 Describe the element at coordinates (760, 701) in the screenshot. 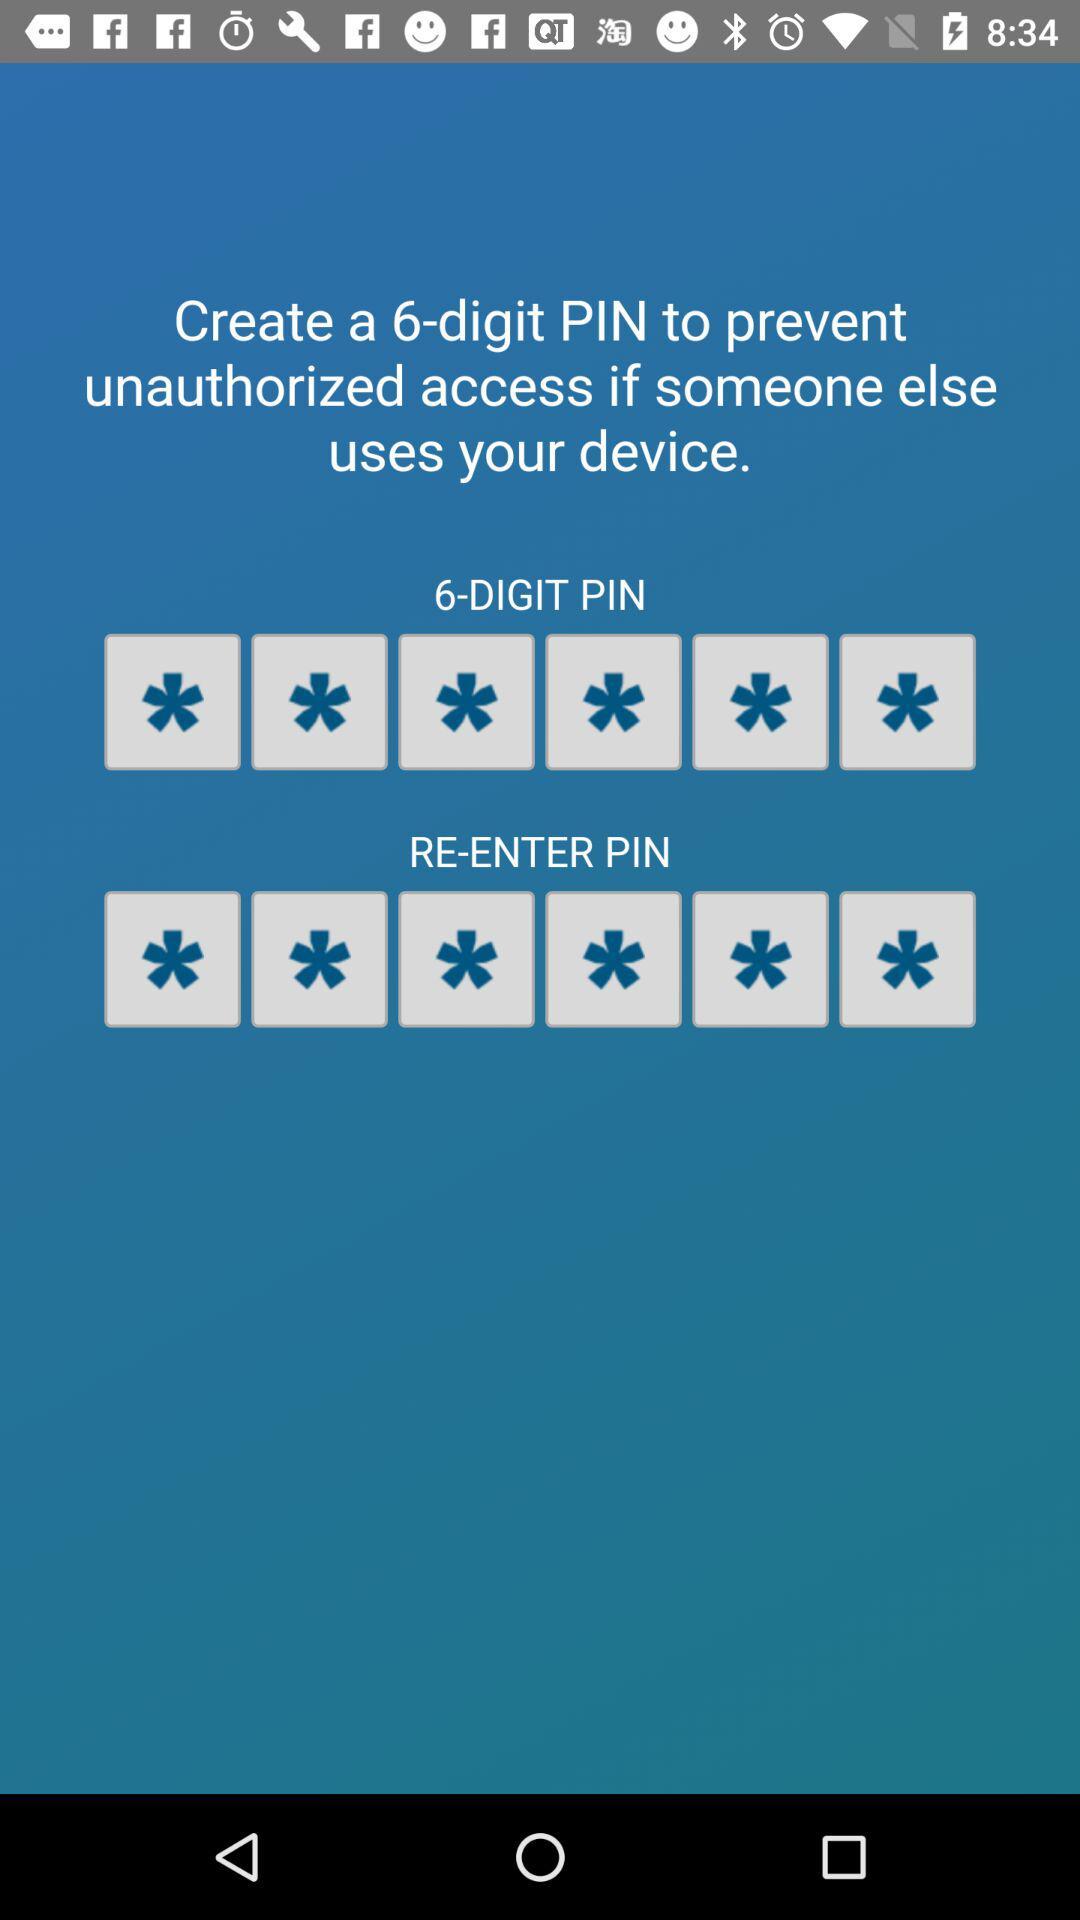

I see `the fifth text box which is below the 6digit pin` at that location.